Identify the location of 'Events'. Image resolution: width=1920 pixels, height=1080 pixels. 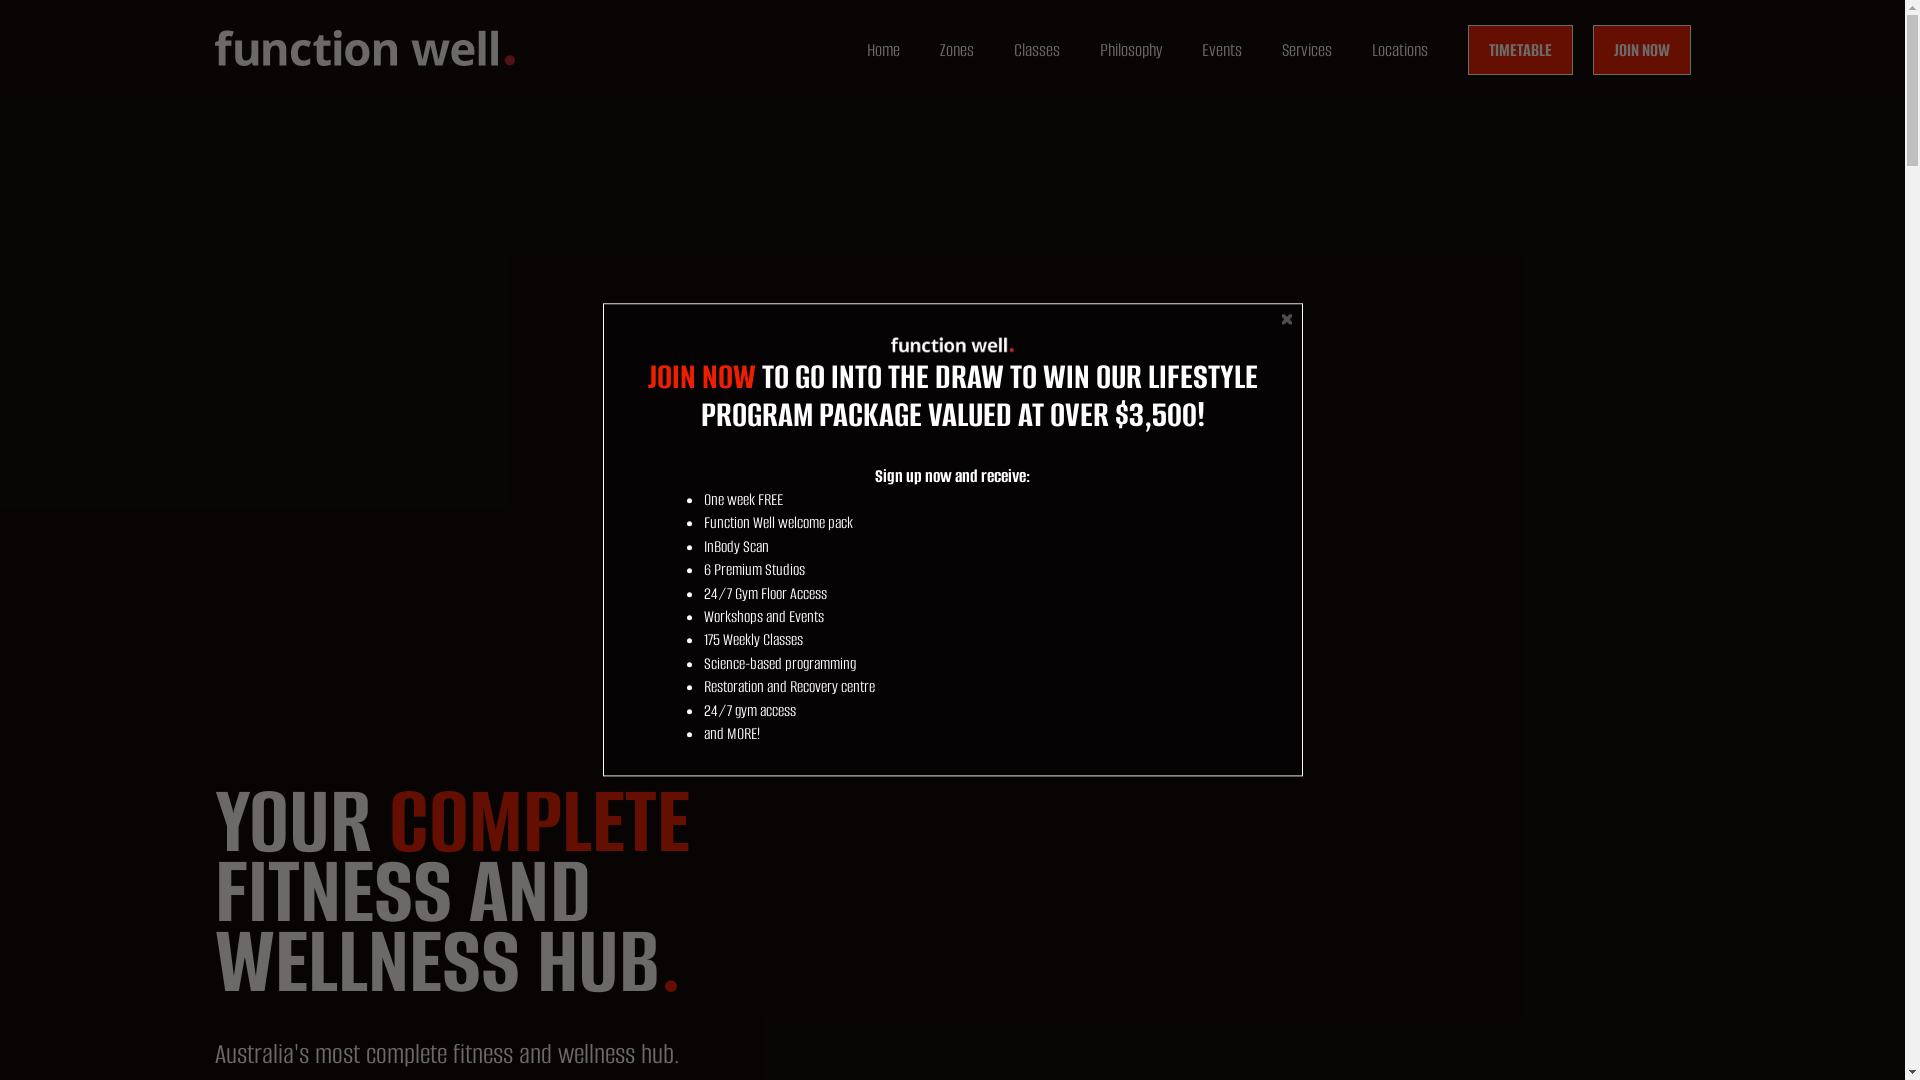
(1221, 49).